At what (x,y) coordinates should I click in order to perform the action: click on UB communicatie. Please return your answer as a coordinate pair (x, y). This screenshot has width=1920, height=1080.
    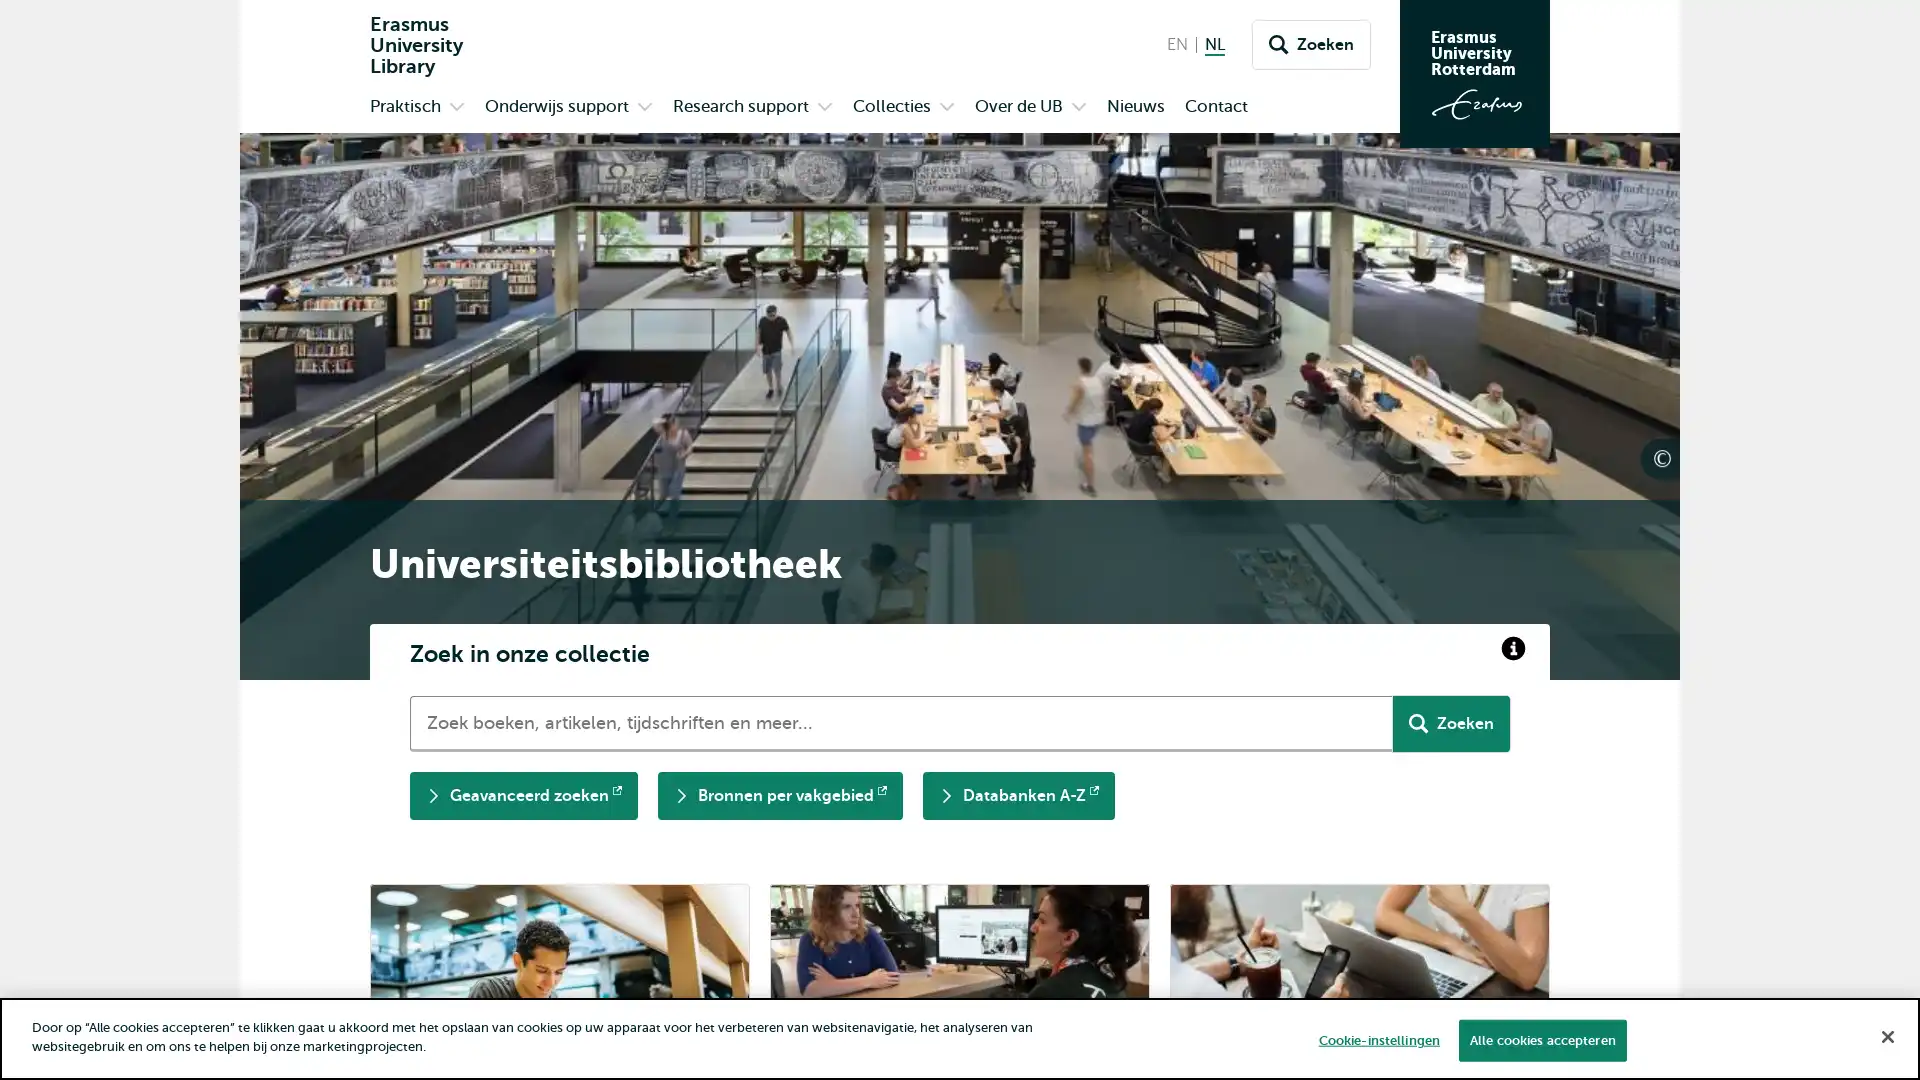
    Looking at the image, I should click on (1751, 459).